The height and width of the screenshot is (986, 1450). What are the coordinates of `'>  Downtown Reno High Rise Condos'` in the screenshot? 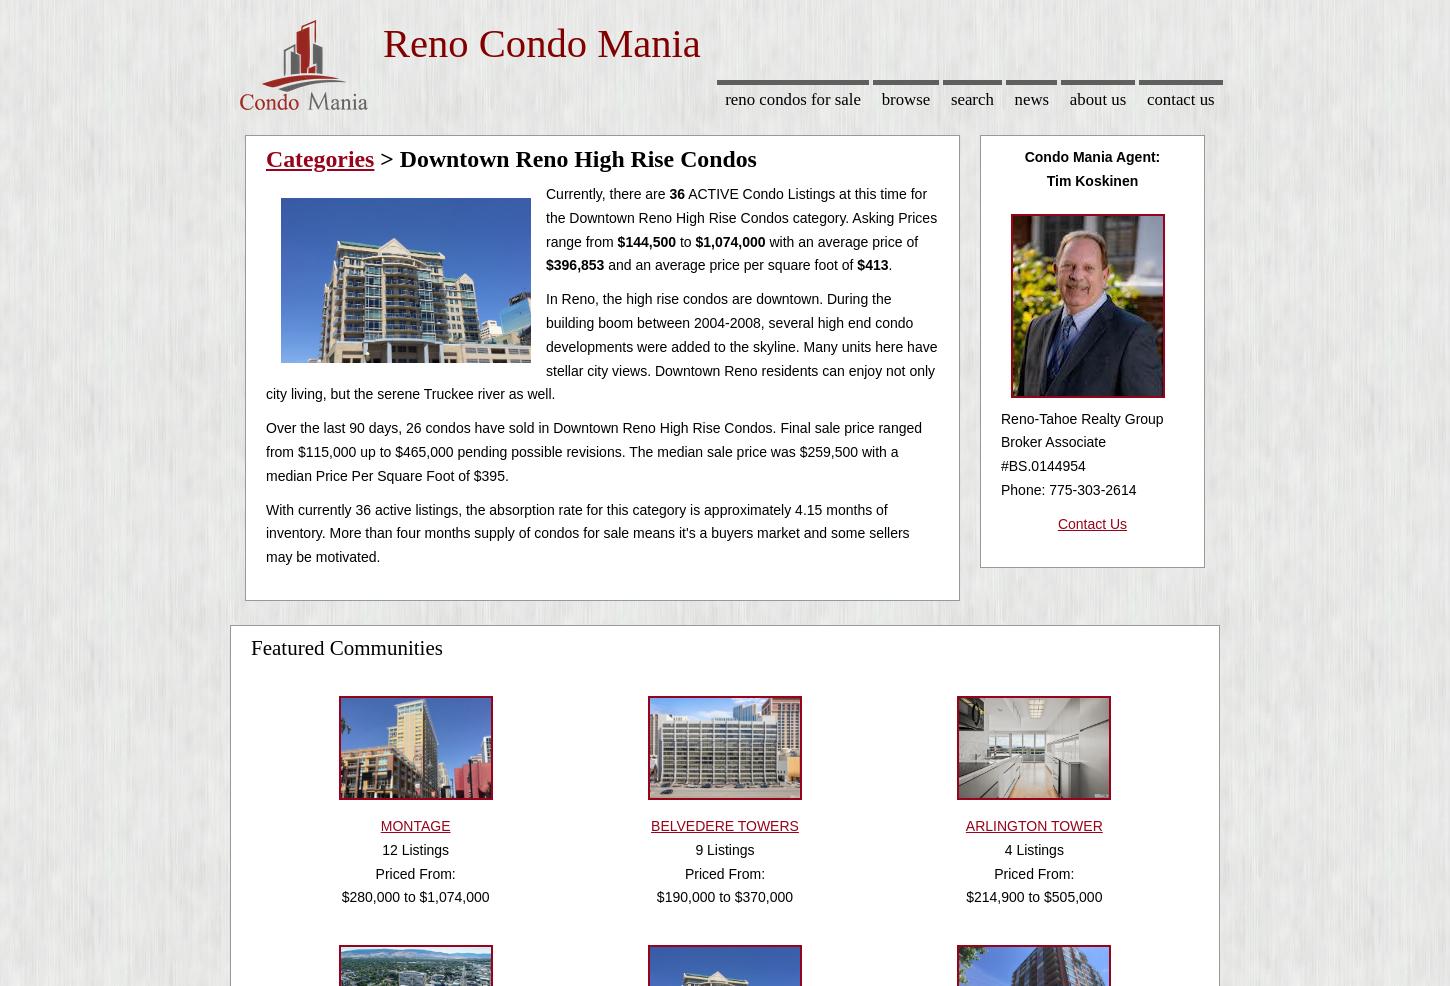 It's located at (565, 159).